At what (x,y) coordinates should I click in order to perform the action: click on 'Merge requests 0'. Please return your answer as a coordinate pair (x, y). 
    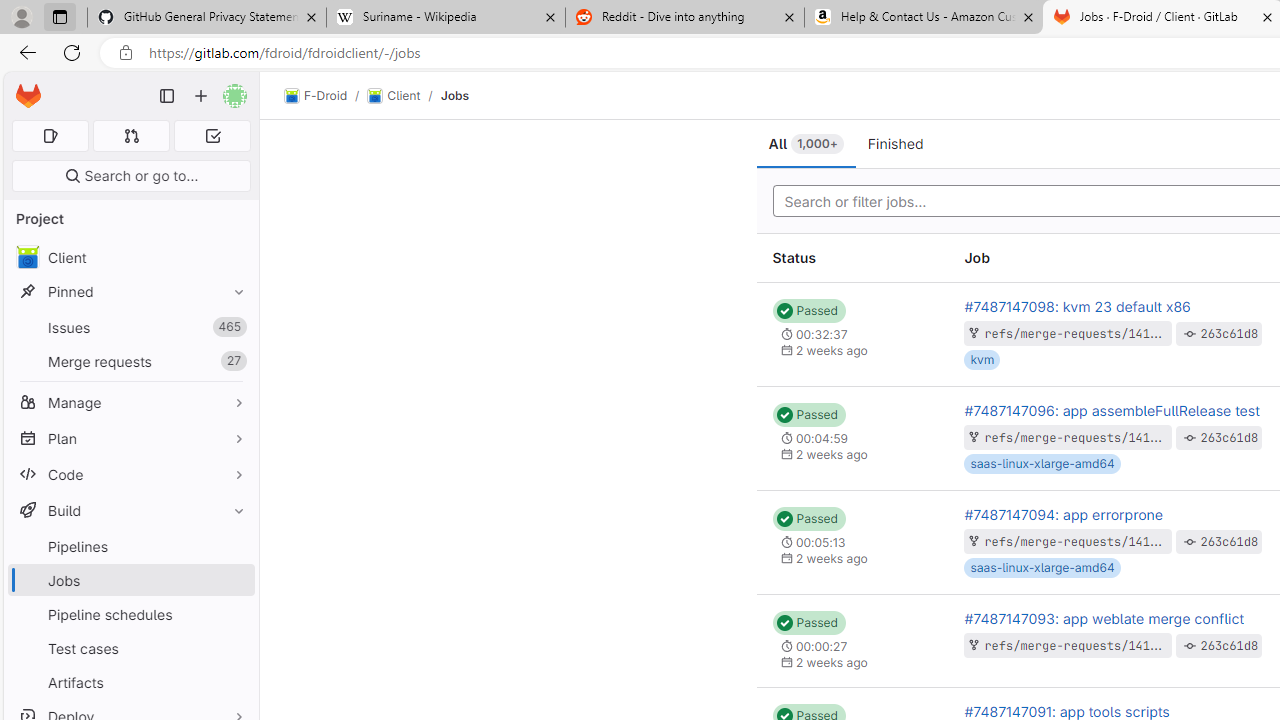
    Looking at the image, I should click on (130, 135).